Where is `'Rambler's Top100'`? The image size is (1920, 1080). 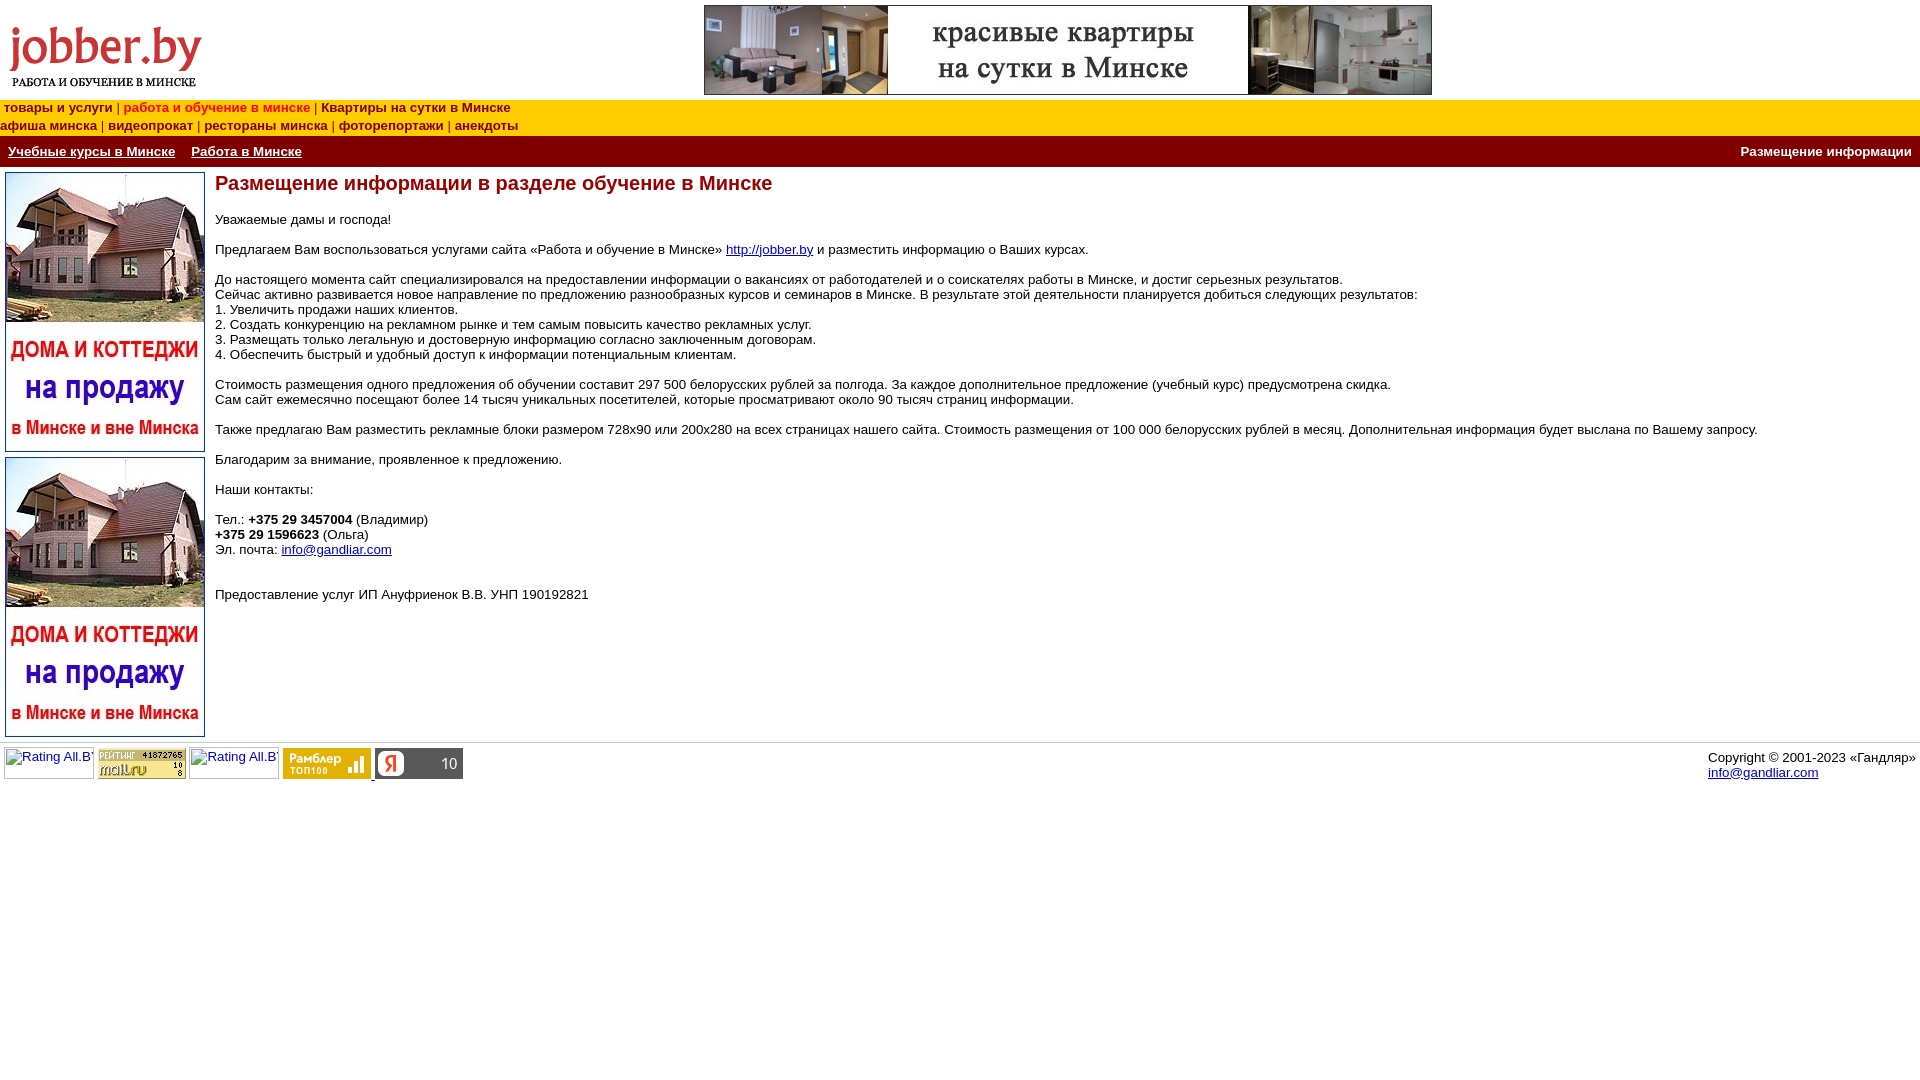 'Rambler's Top100' is located at coordinates (326, 763).